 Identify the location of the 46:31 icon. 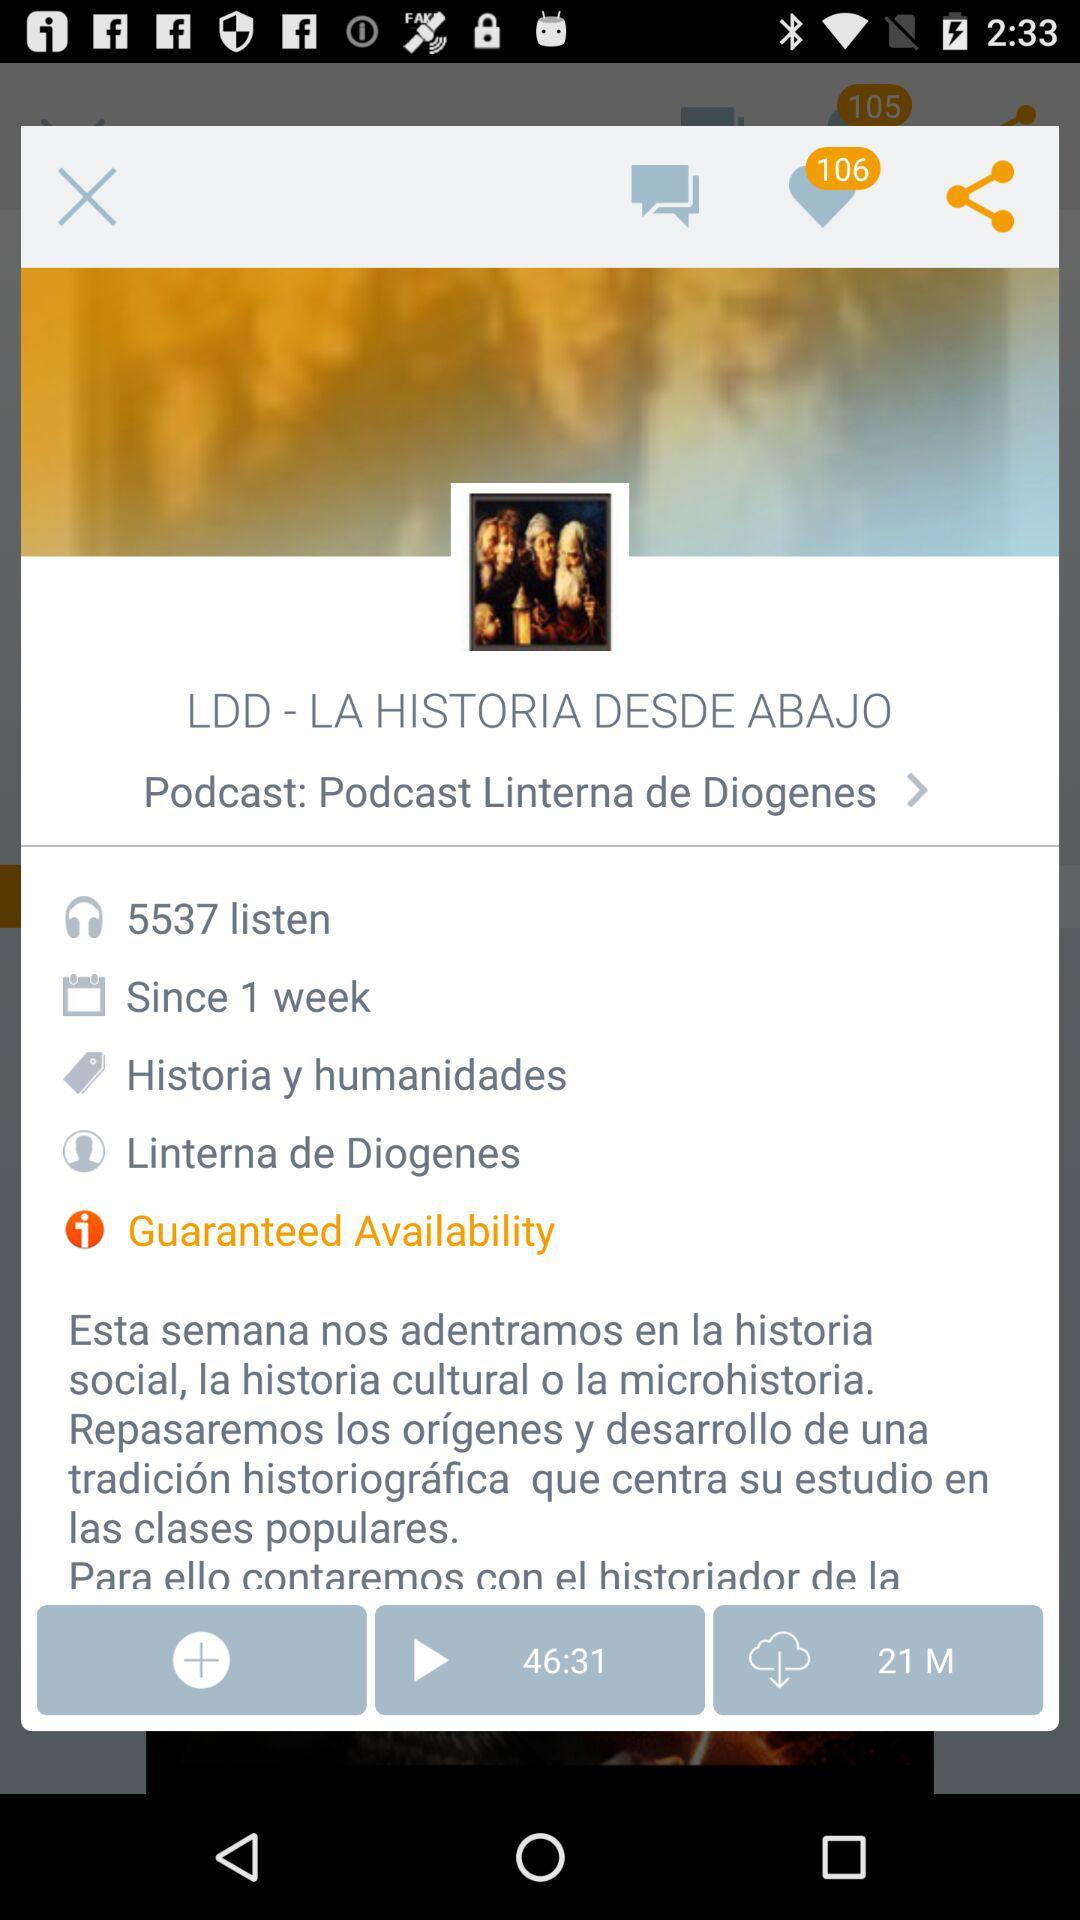
(540, 1660).